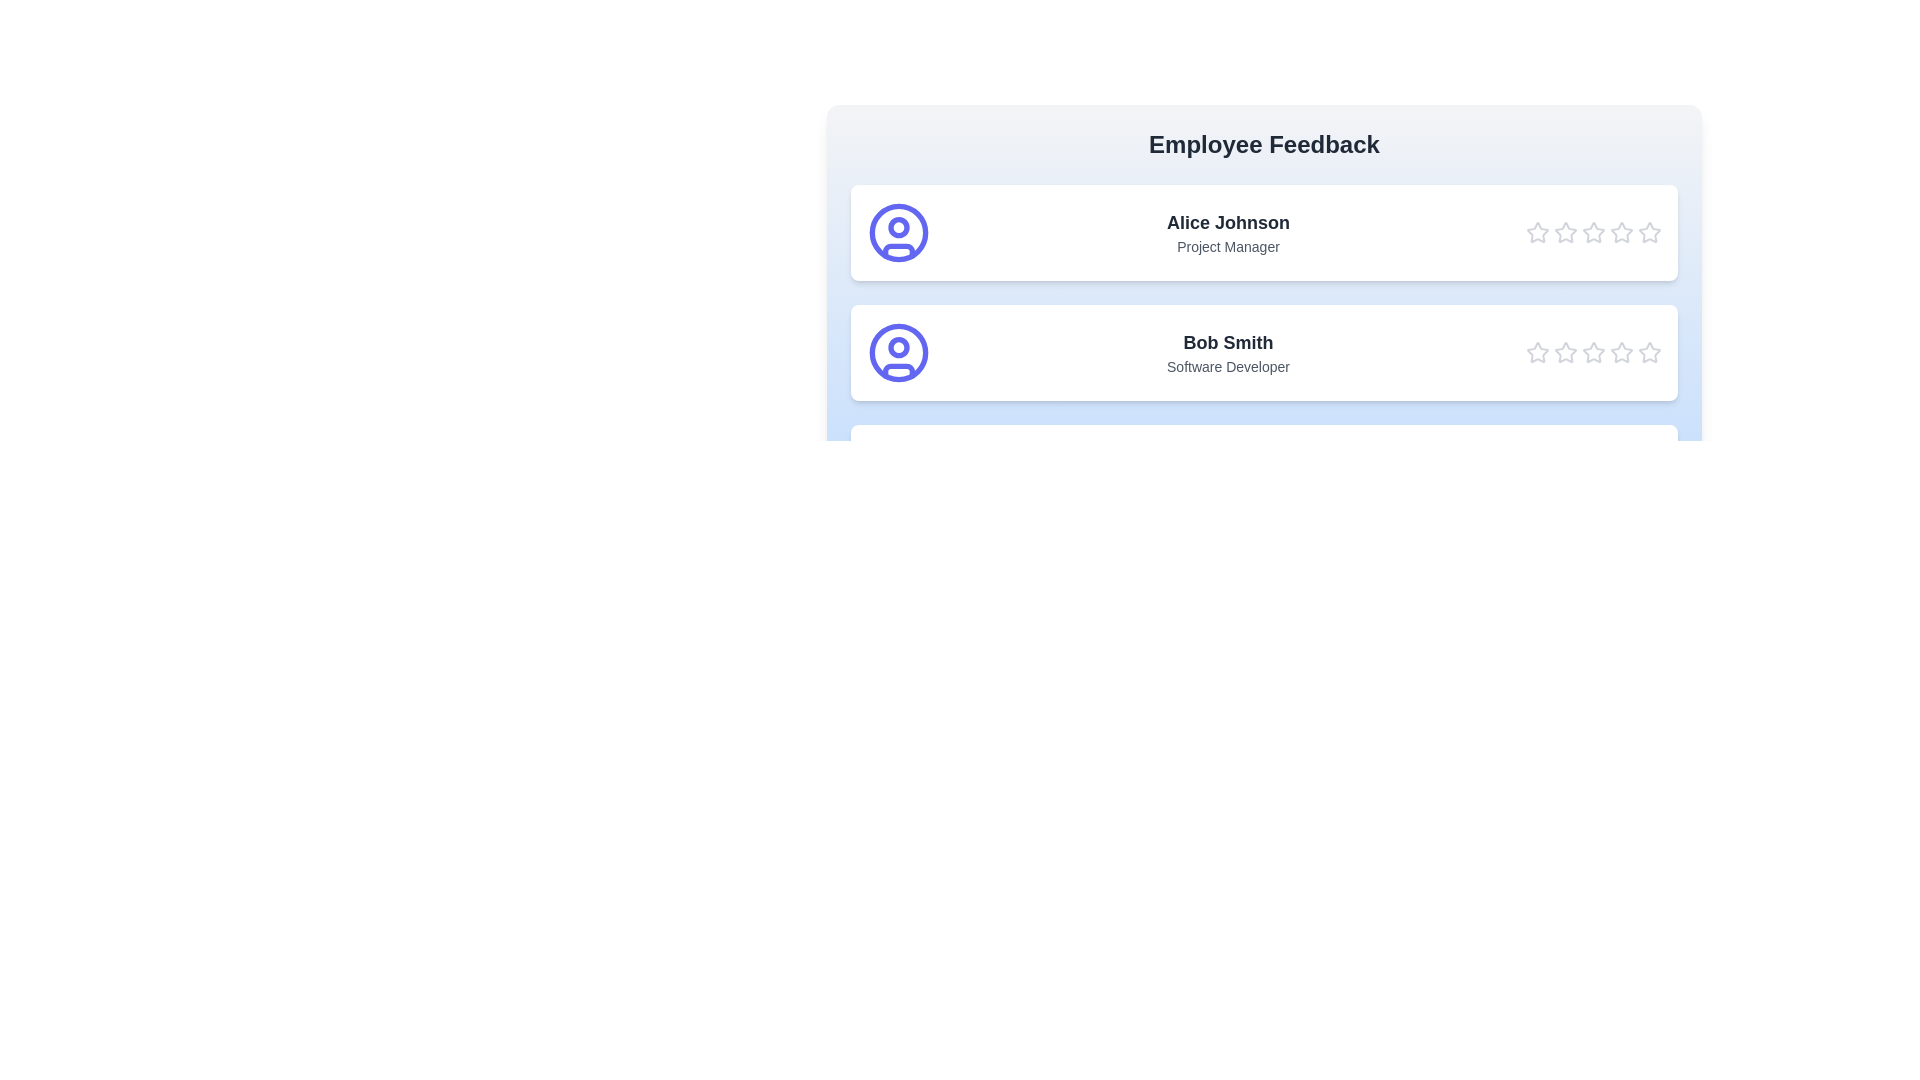 This screenshot has width=1920, height=1080. What do you see at coordinates (1536, 352) in the screenshot?
I see `the star corresponding to 1 stars for the employee Bob Smith` at bounding box center [1536, 352].